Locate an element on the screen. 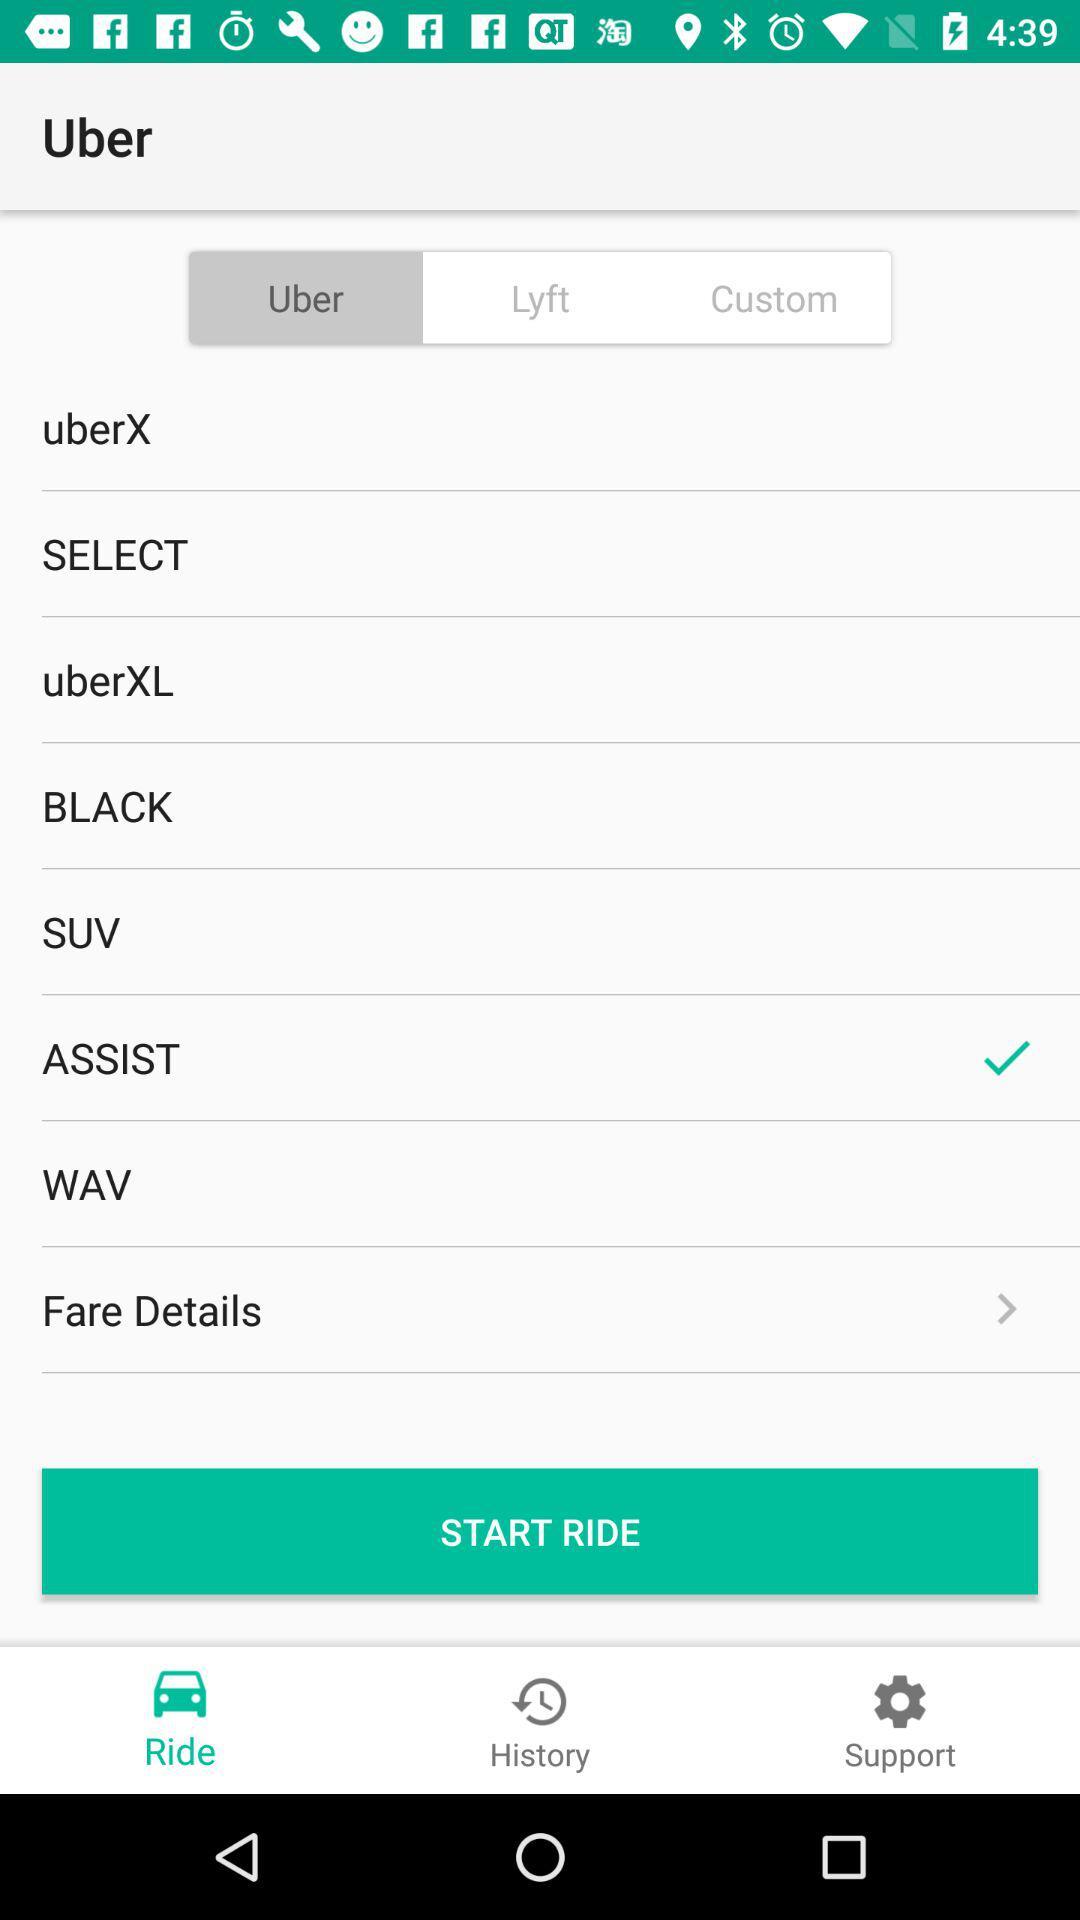  uberx icon is located at coordinates (540, 426).